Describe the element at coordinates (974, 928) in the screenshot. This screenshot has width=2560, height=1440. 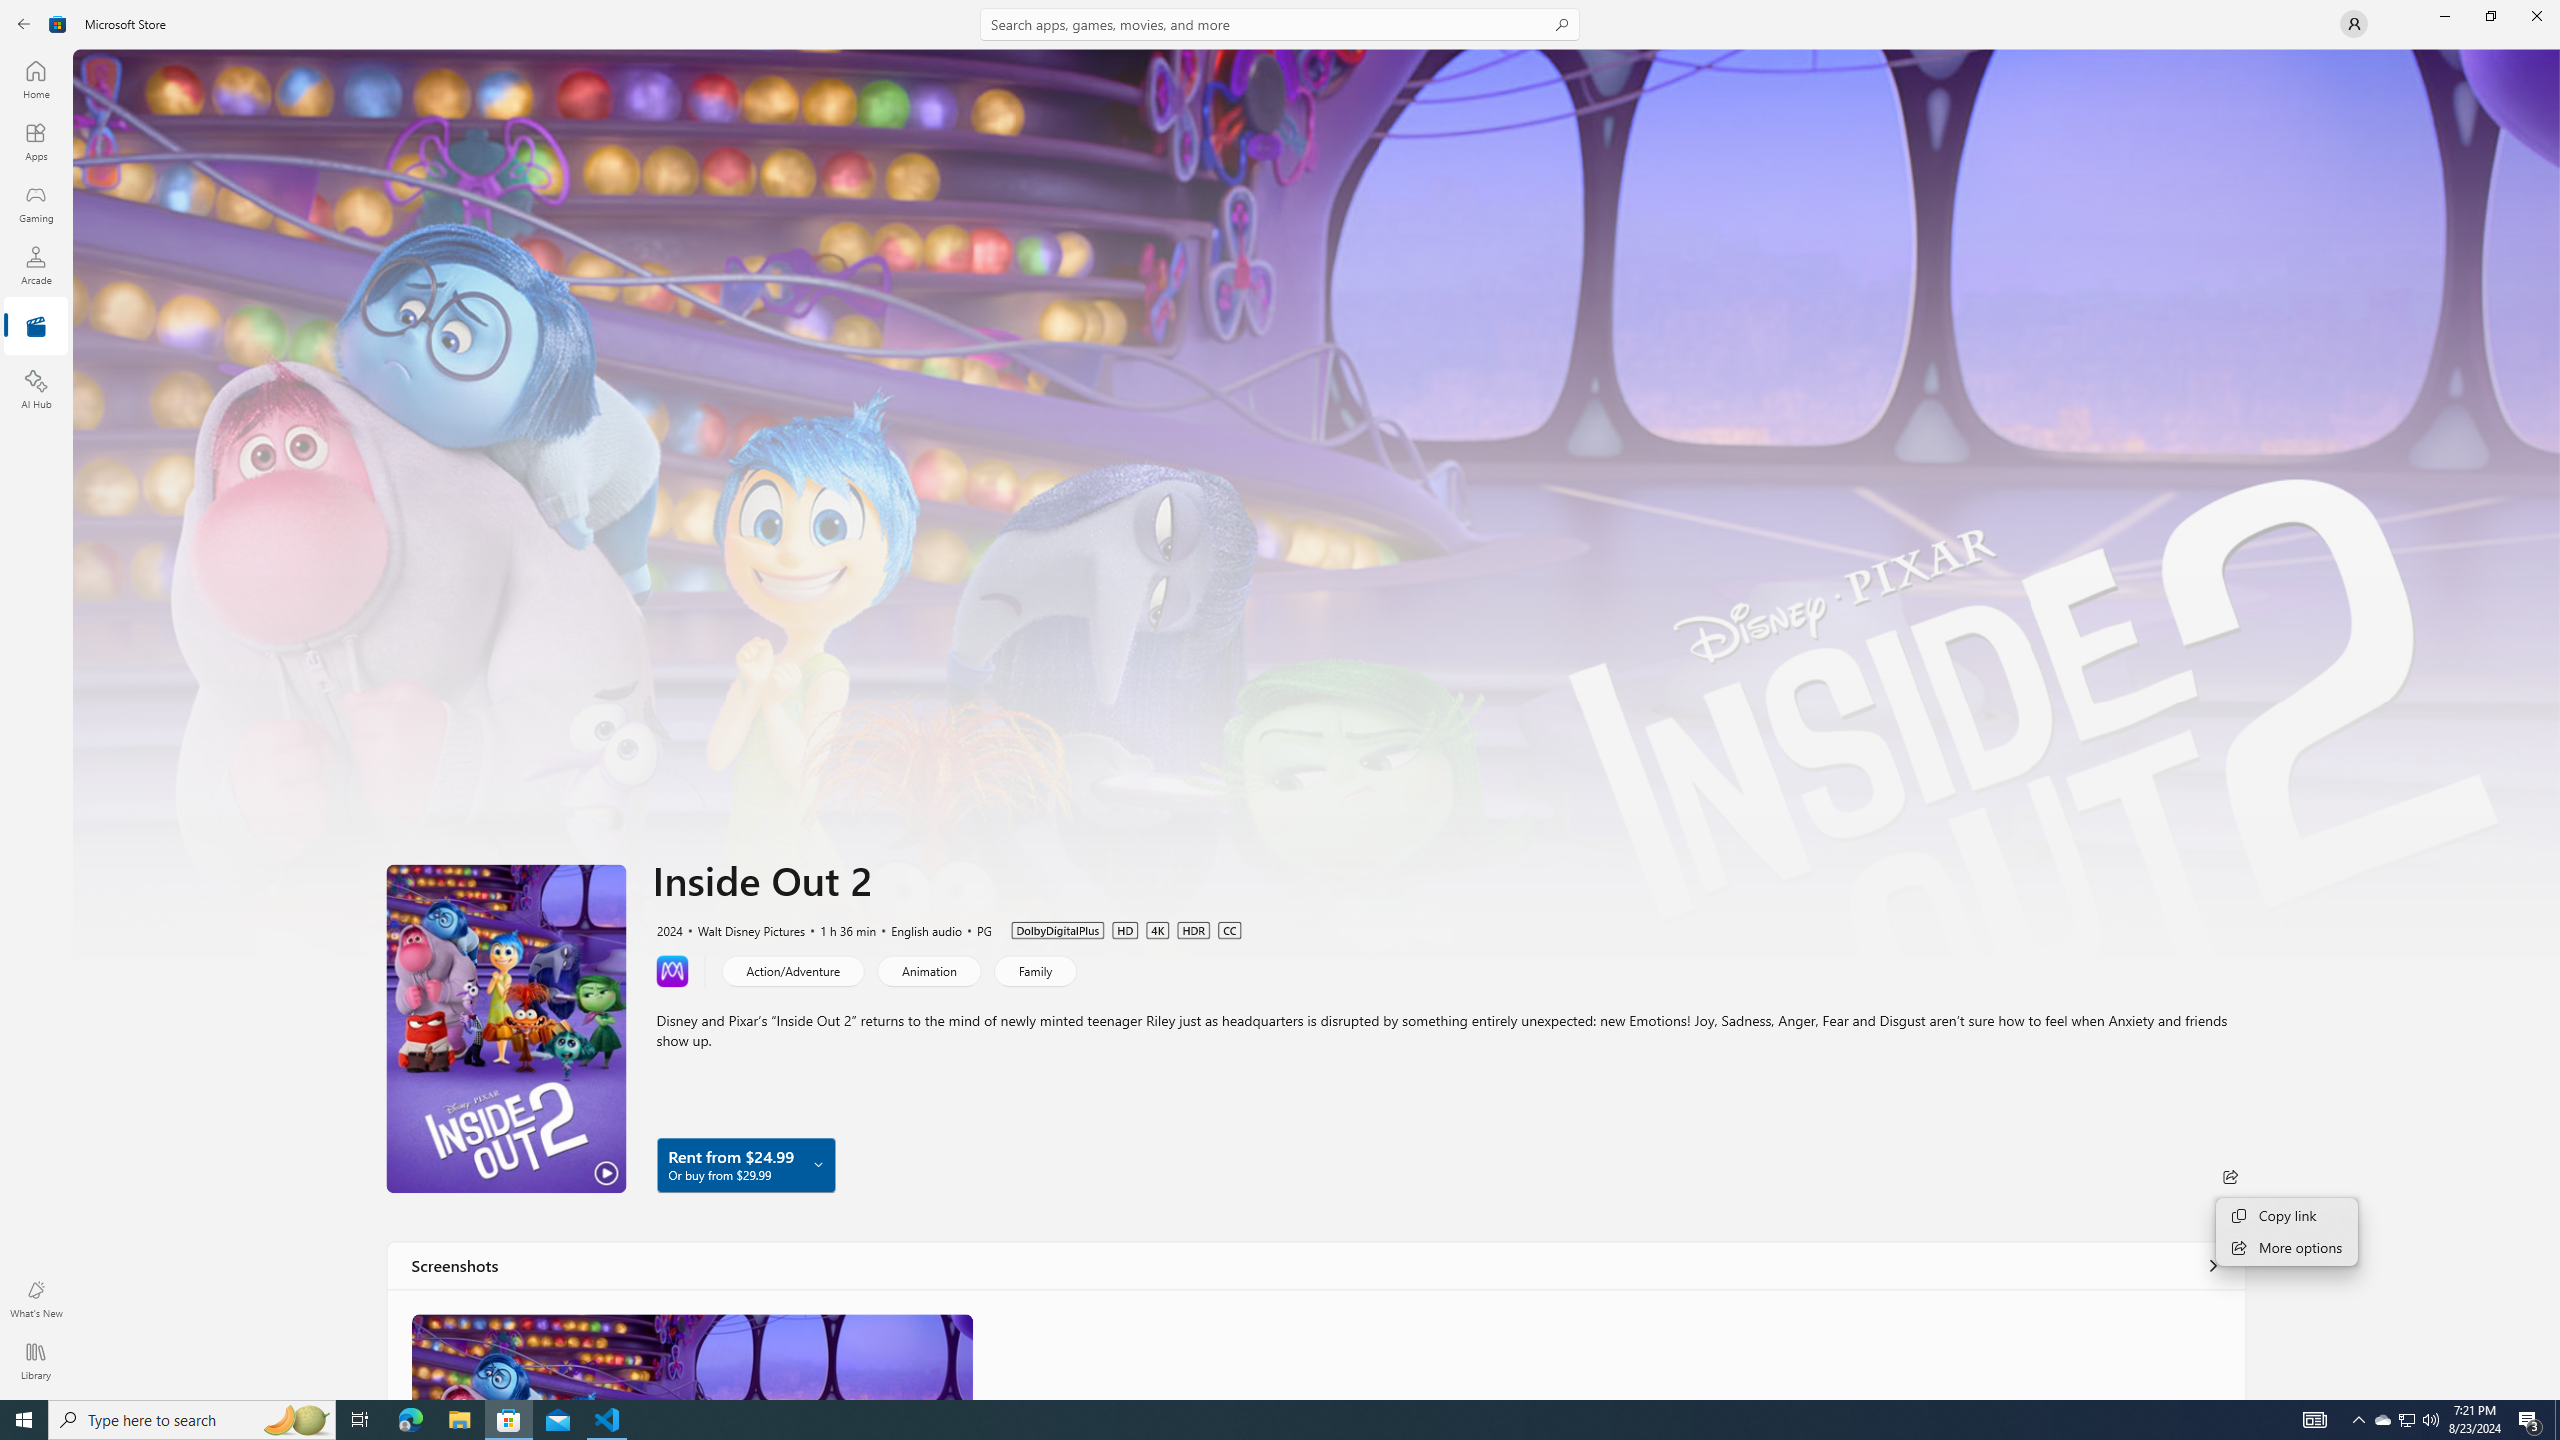
I see `'PG'` at that location.